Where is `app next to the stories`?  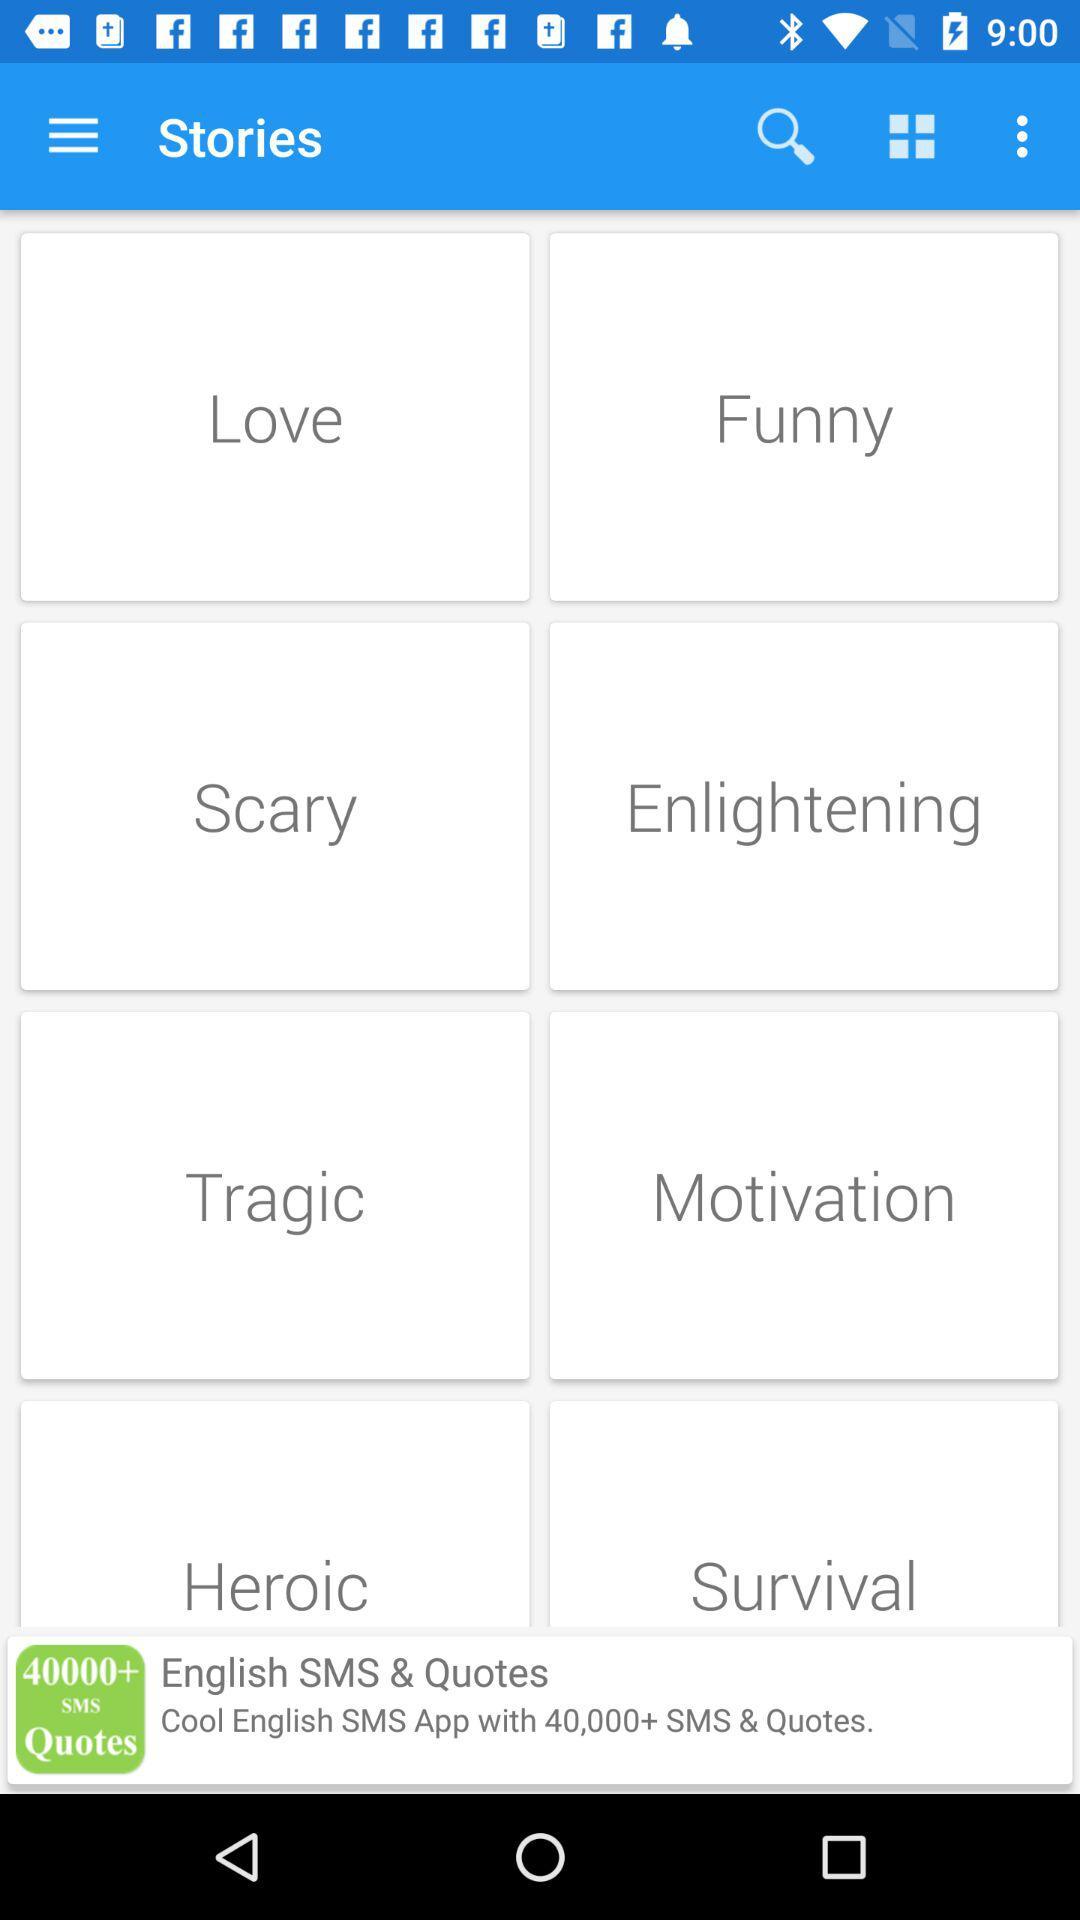
app next to the stories is located at coordinates (785, 135).